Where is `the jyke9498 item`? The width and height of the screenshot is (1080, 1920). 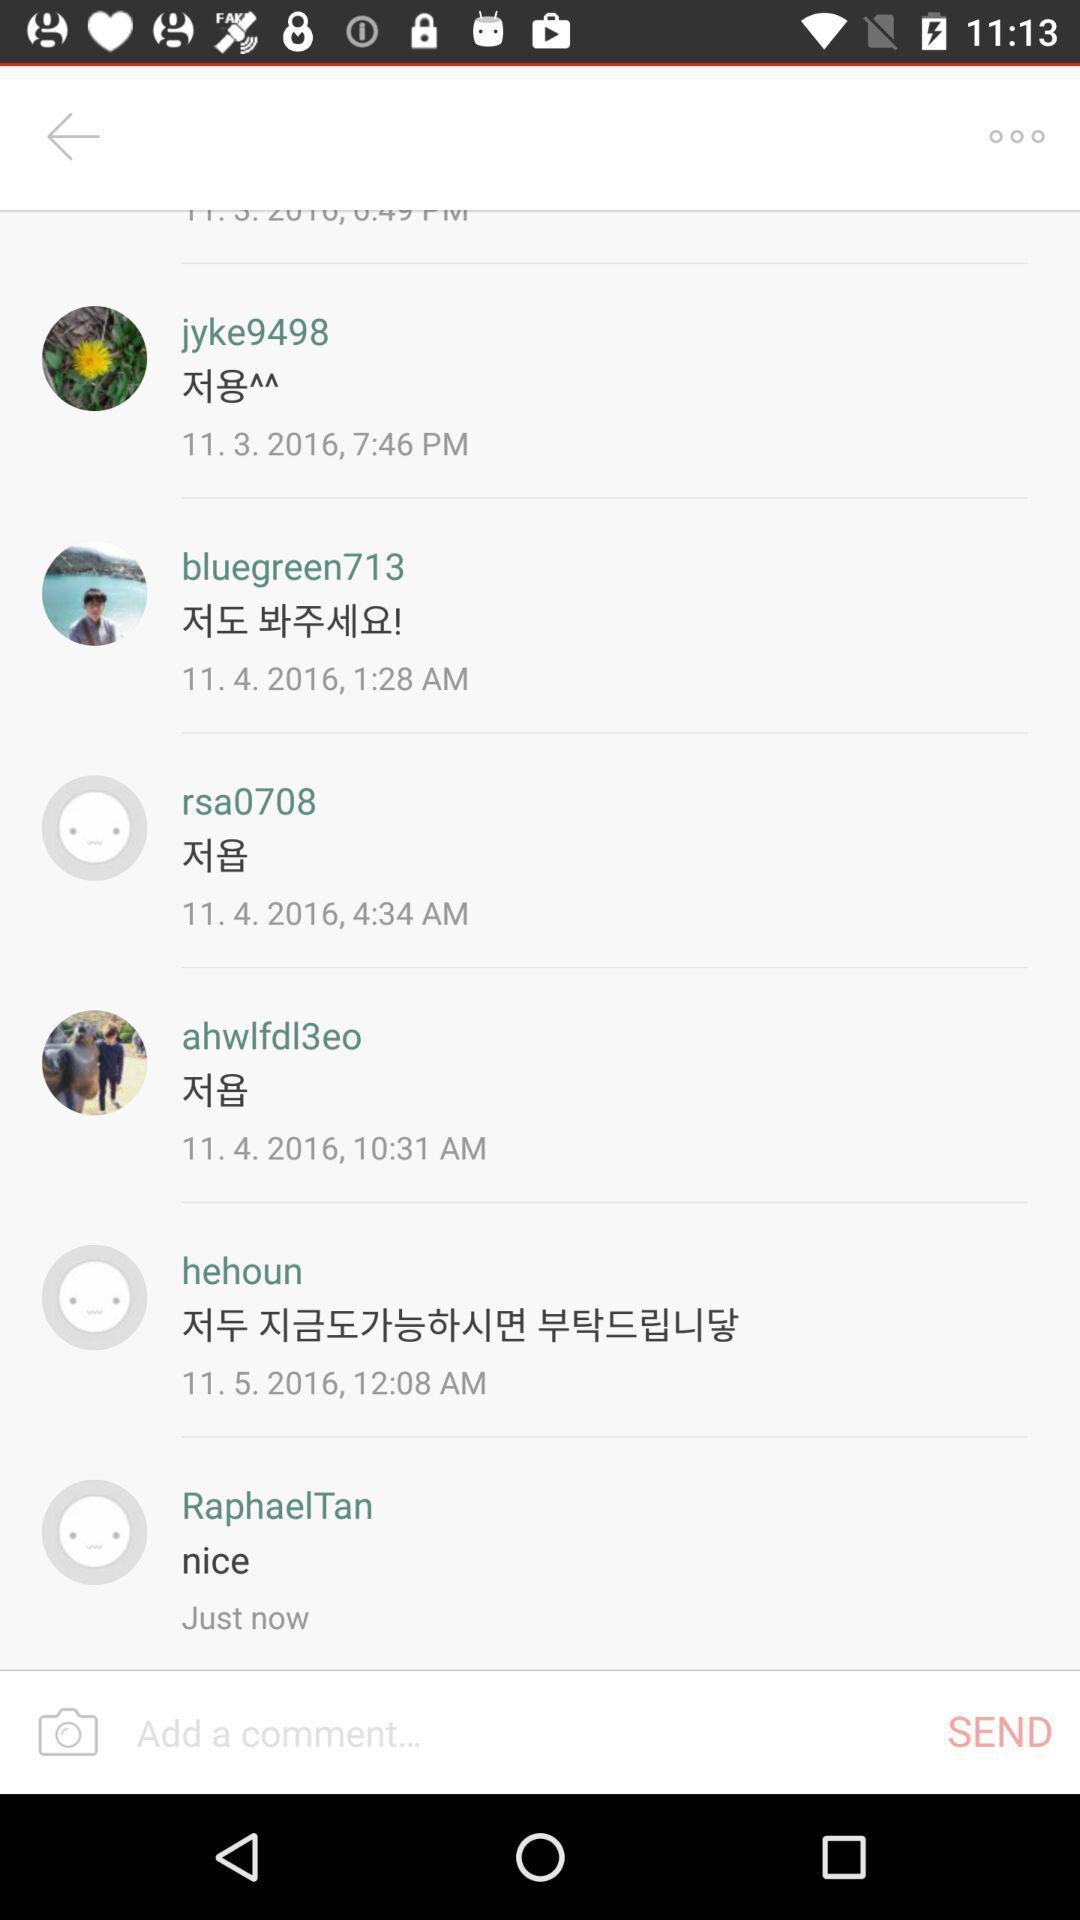
the jyke9498 item is located at coordinates (254, 330).